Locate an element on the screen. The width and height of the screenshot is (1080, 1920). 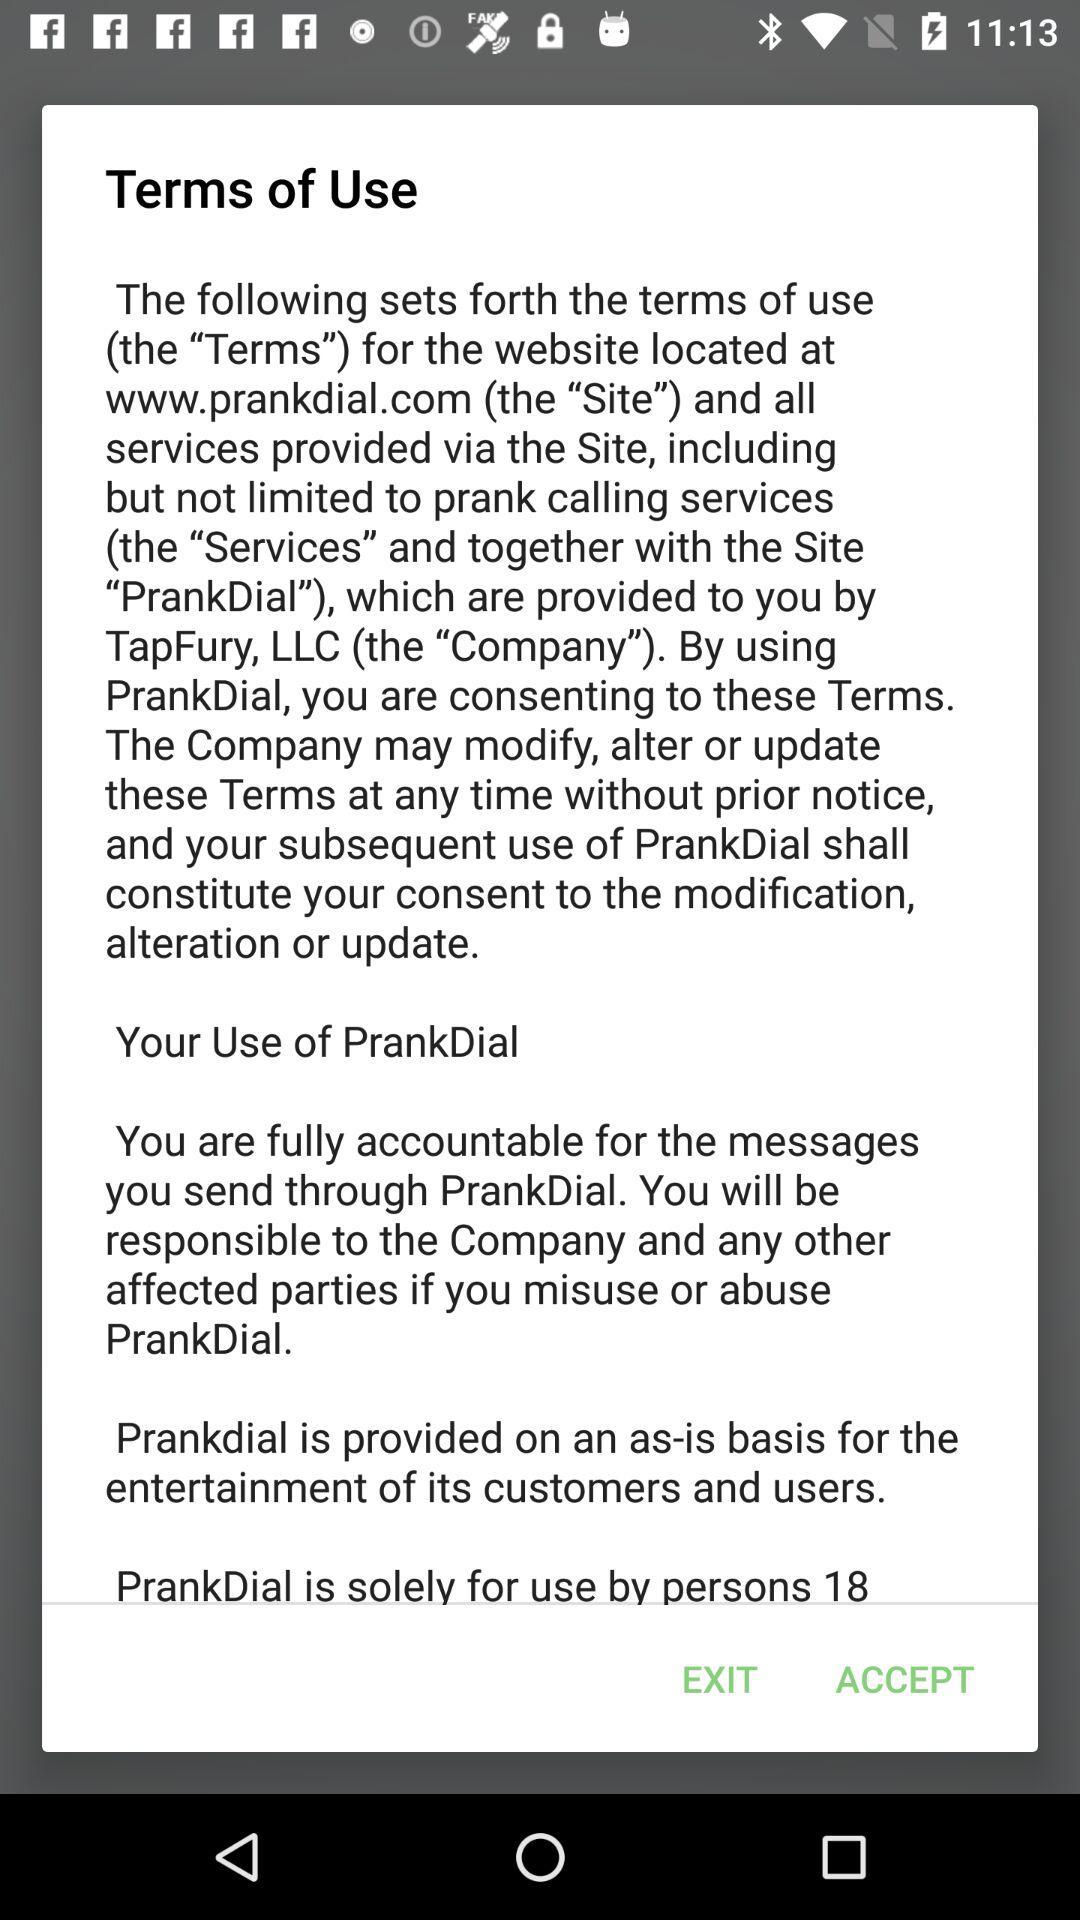
exit is located at coordinates (720, 1678).